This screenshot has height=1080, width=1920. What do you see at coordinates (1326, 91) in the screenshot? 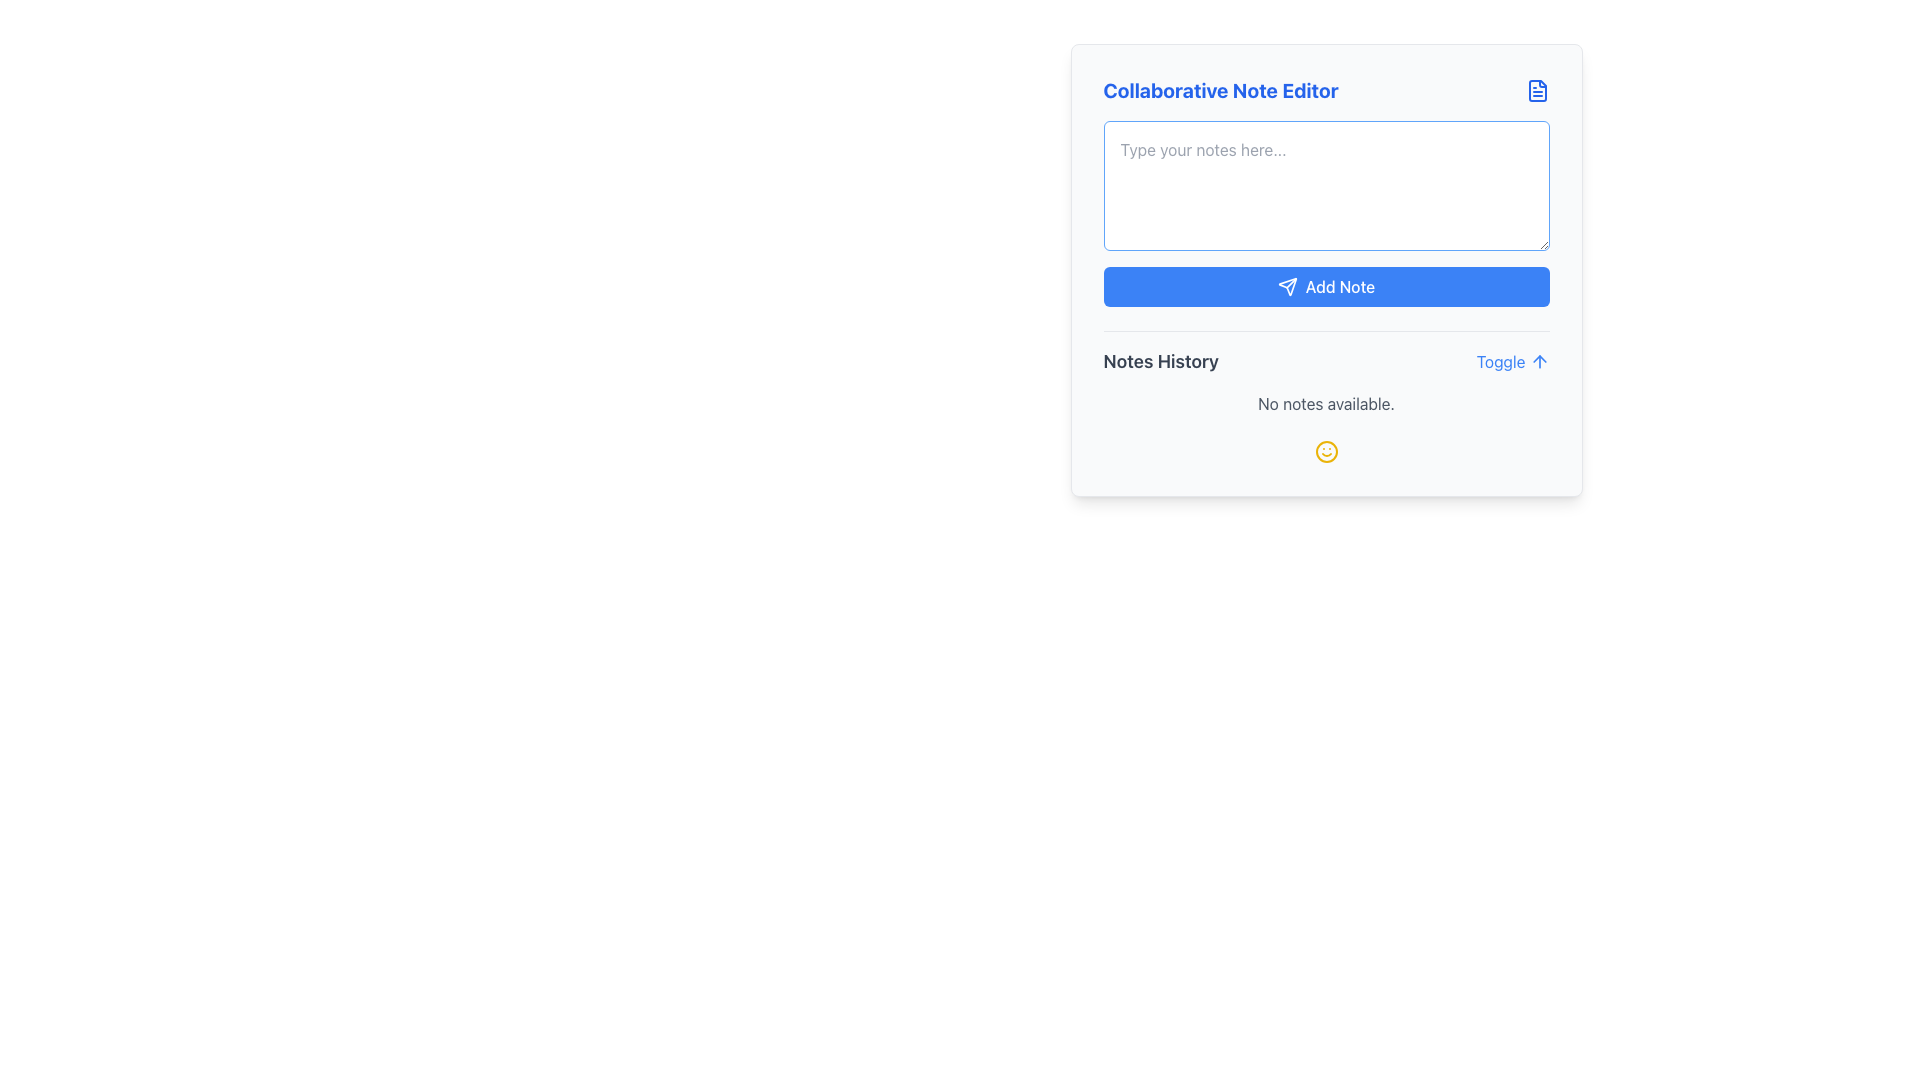
I see `text displayed in the 'Collaborative Note Editor' label, which is a bold, blue font title positioned at the top-left of the note-taking interface` at bounding box center [1326, 91].